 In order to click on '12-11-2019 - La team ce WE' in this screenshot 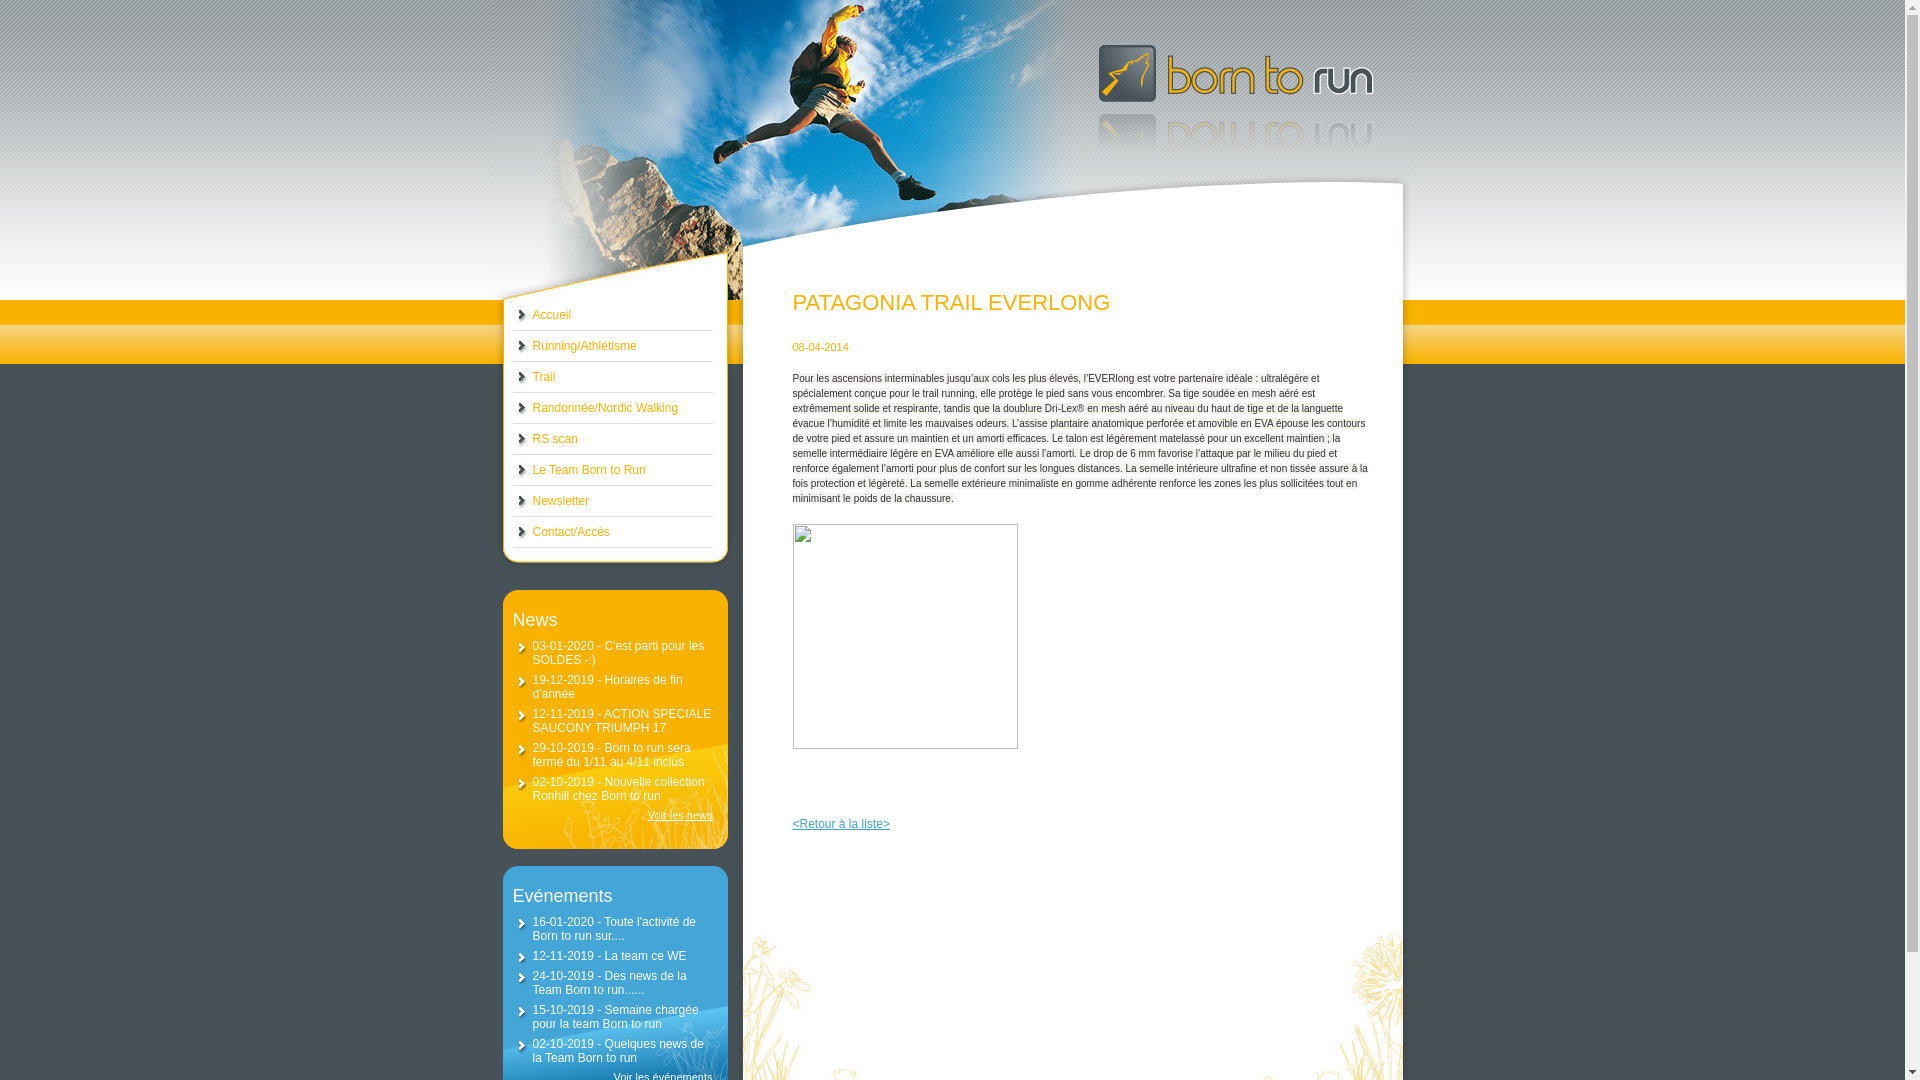, I will do `click(608, 955)`.